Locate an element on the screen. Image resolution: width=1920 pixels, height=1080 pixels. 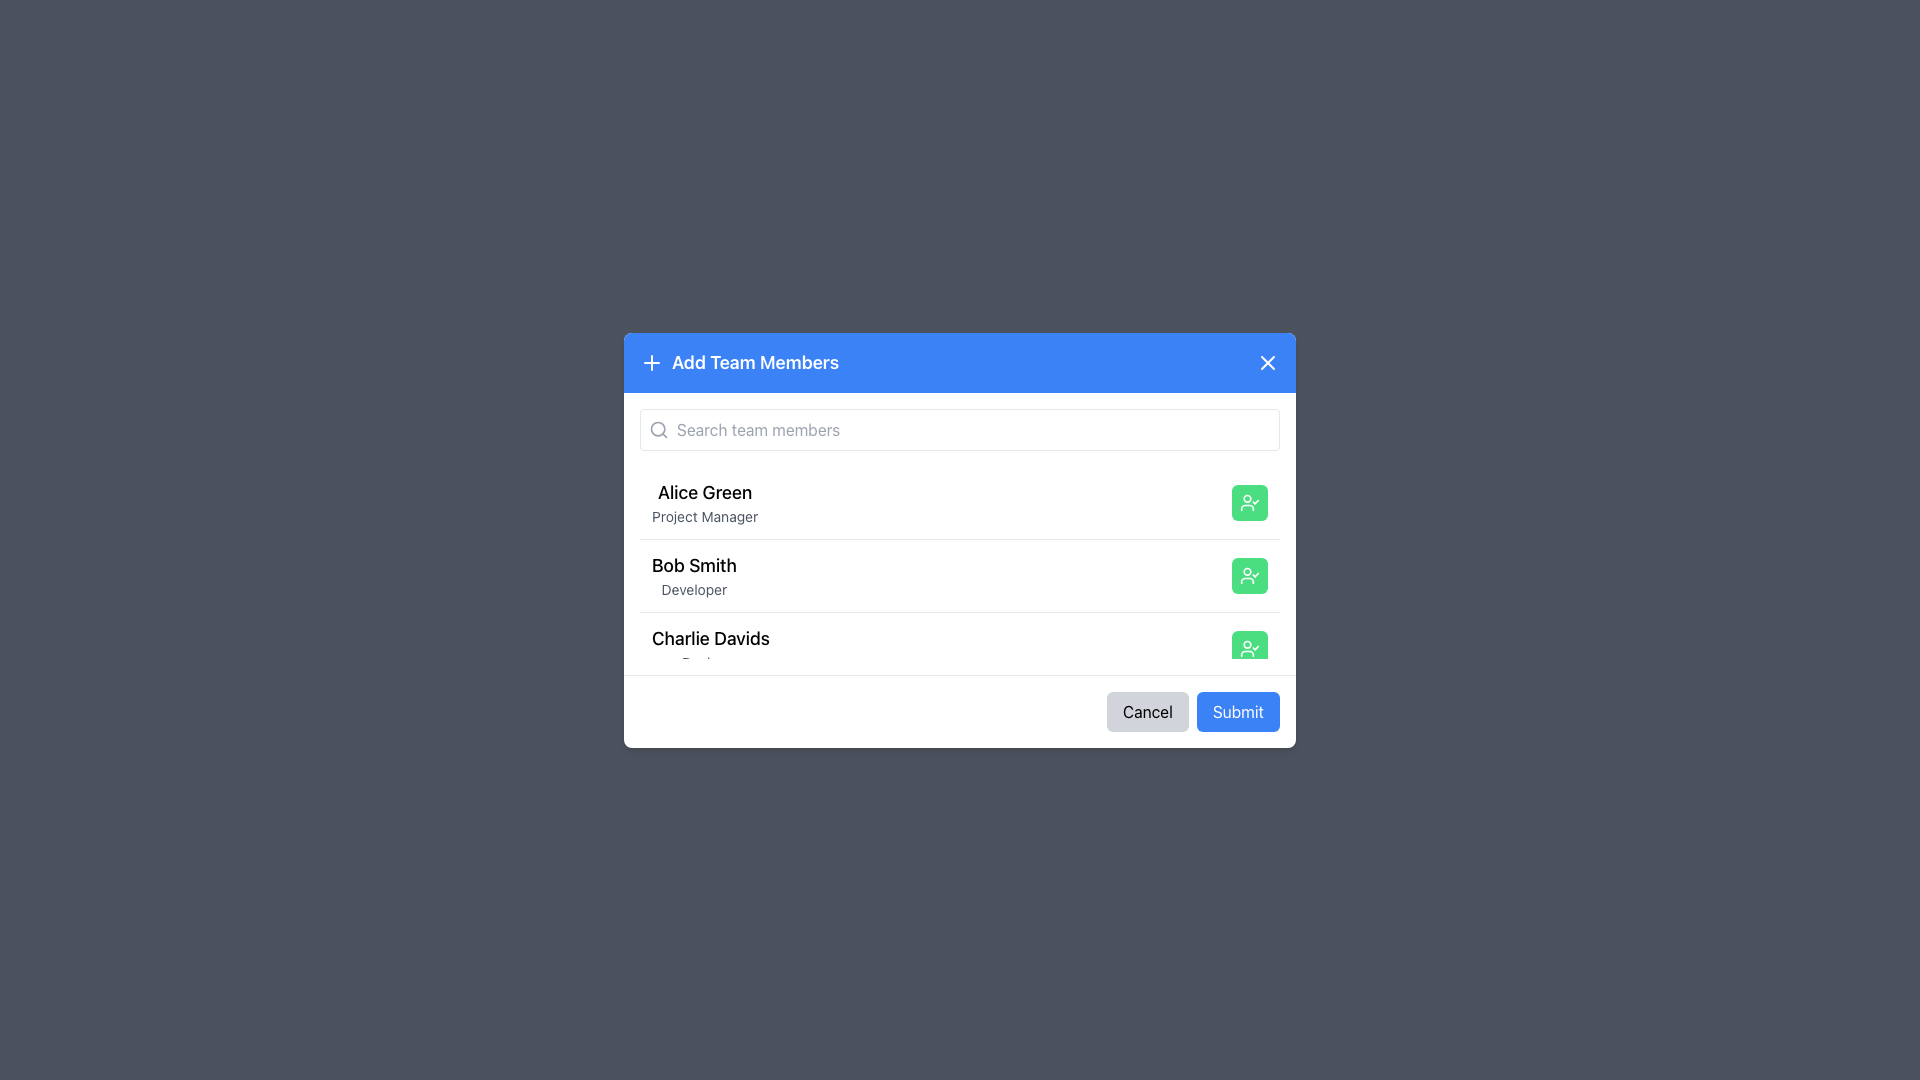
an individual item in the scrollable list of team members within the 'Add Team Members' modal is located at coordinates (960, 562).